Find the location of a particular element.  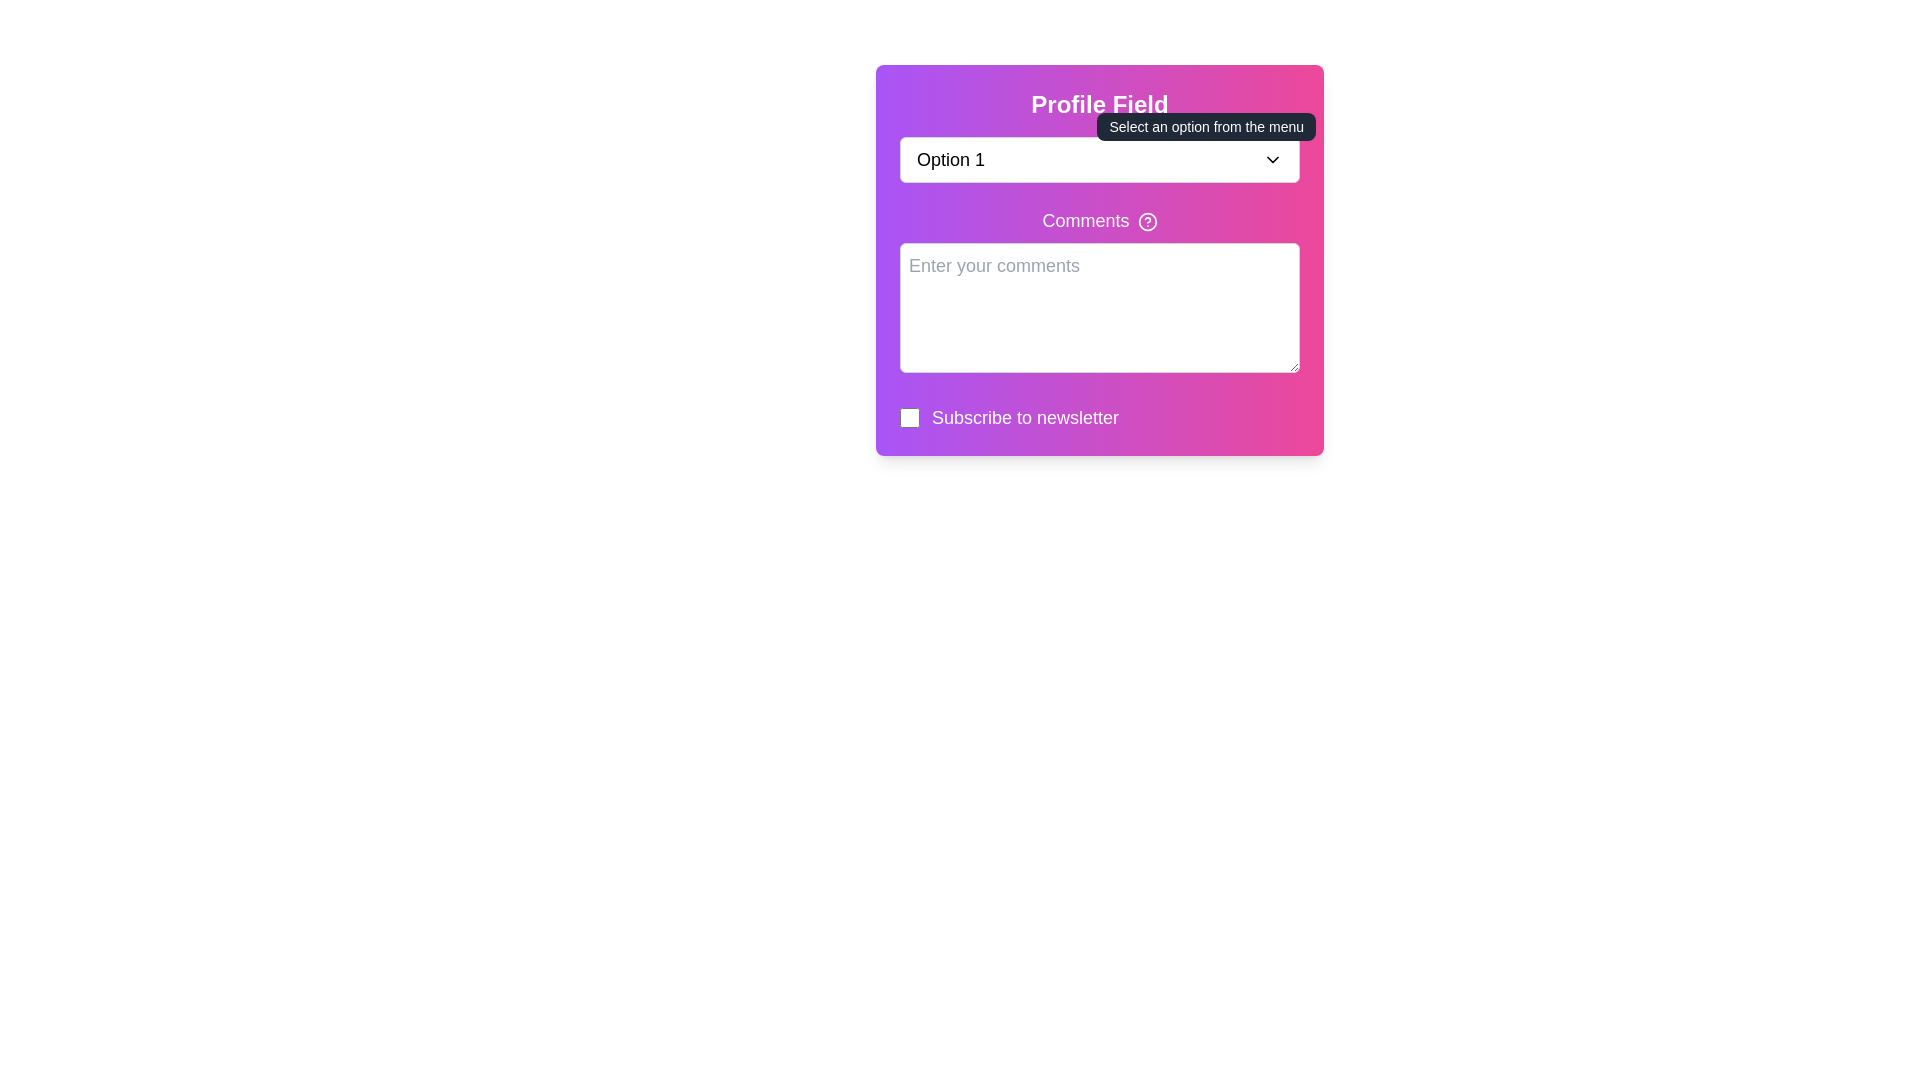

the multiline text input field with placeholder 'Enter your comments' to enable input is located at coordinates (1098, 308).